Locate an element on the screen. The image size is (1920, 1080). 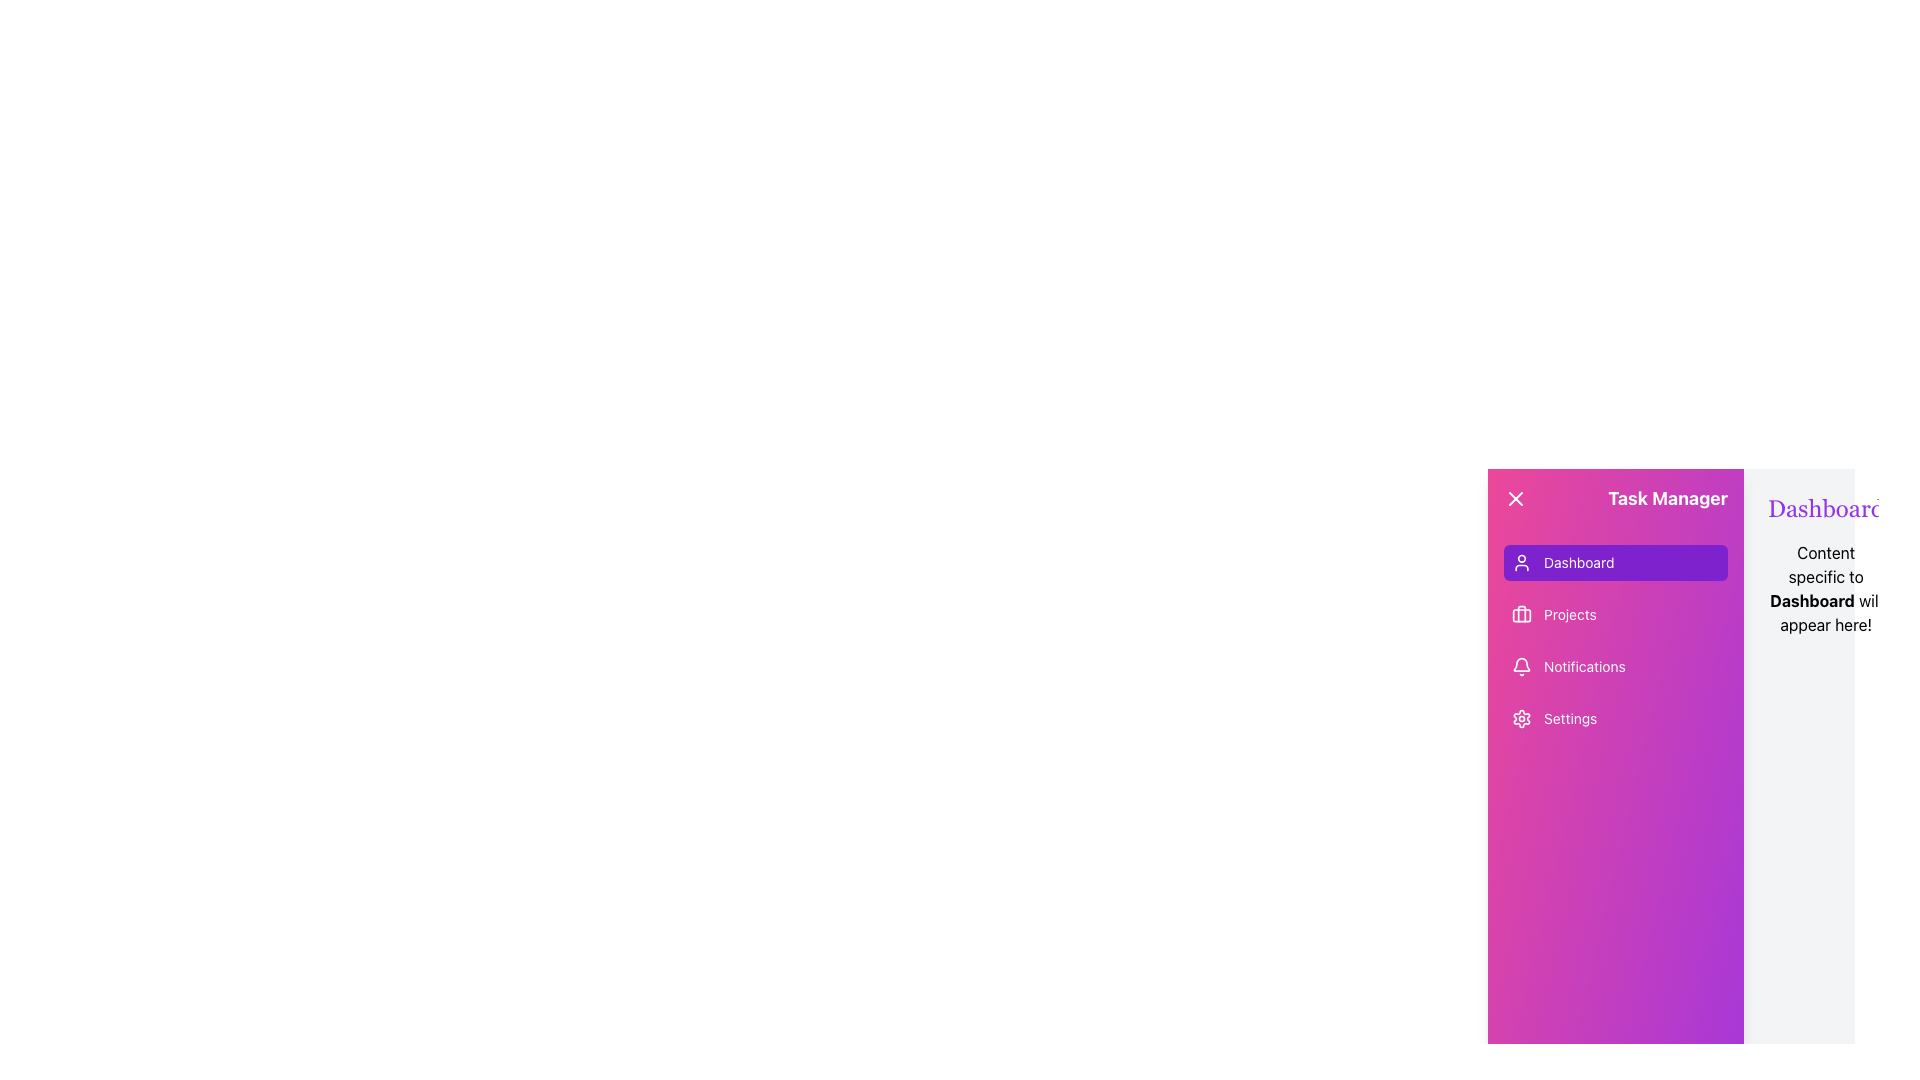
the 'Projects' text label in the left navigation pane, located below the 'Task Manager' title and next to the briefcase icon is located at coordinates (1569, 613).